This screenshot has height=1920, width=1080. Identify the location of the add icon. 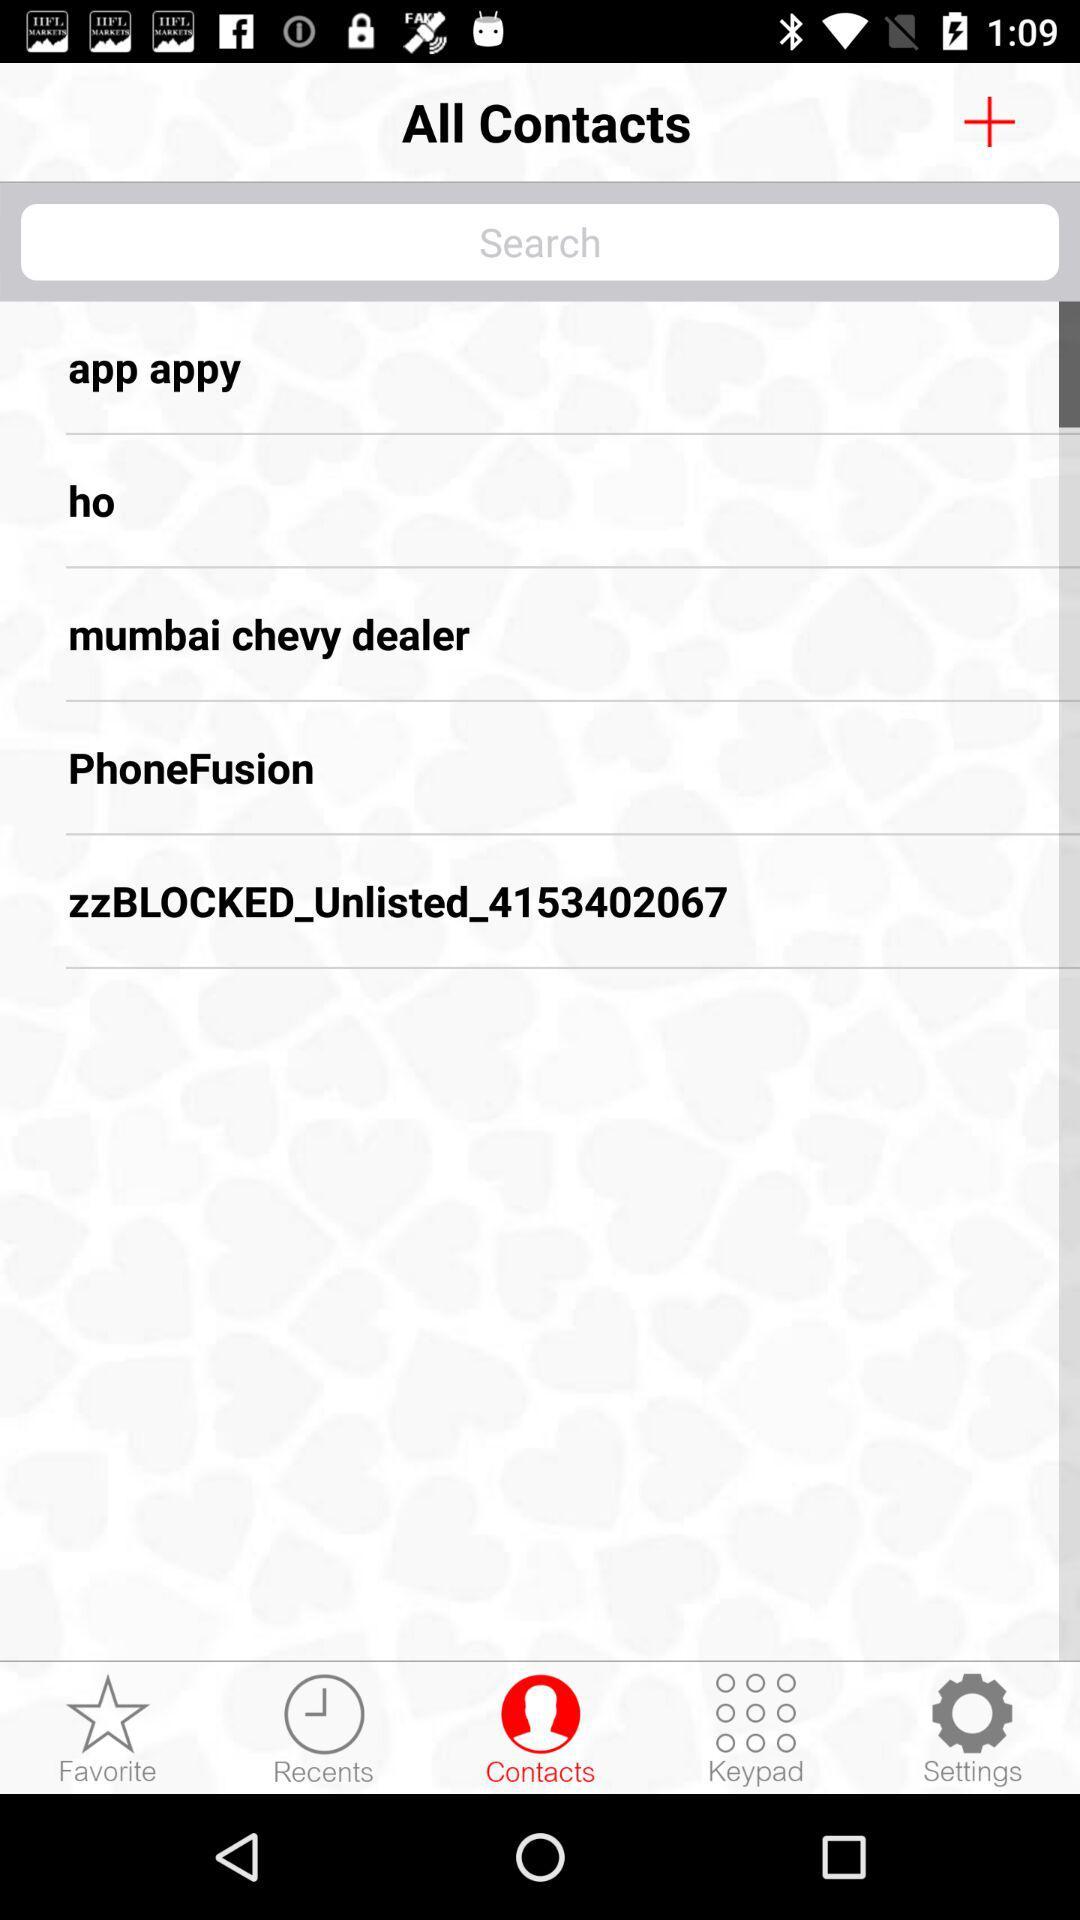
(988, 120).